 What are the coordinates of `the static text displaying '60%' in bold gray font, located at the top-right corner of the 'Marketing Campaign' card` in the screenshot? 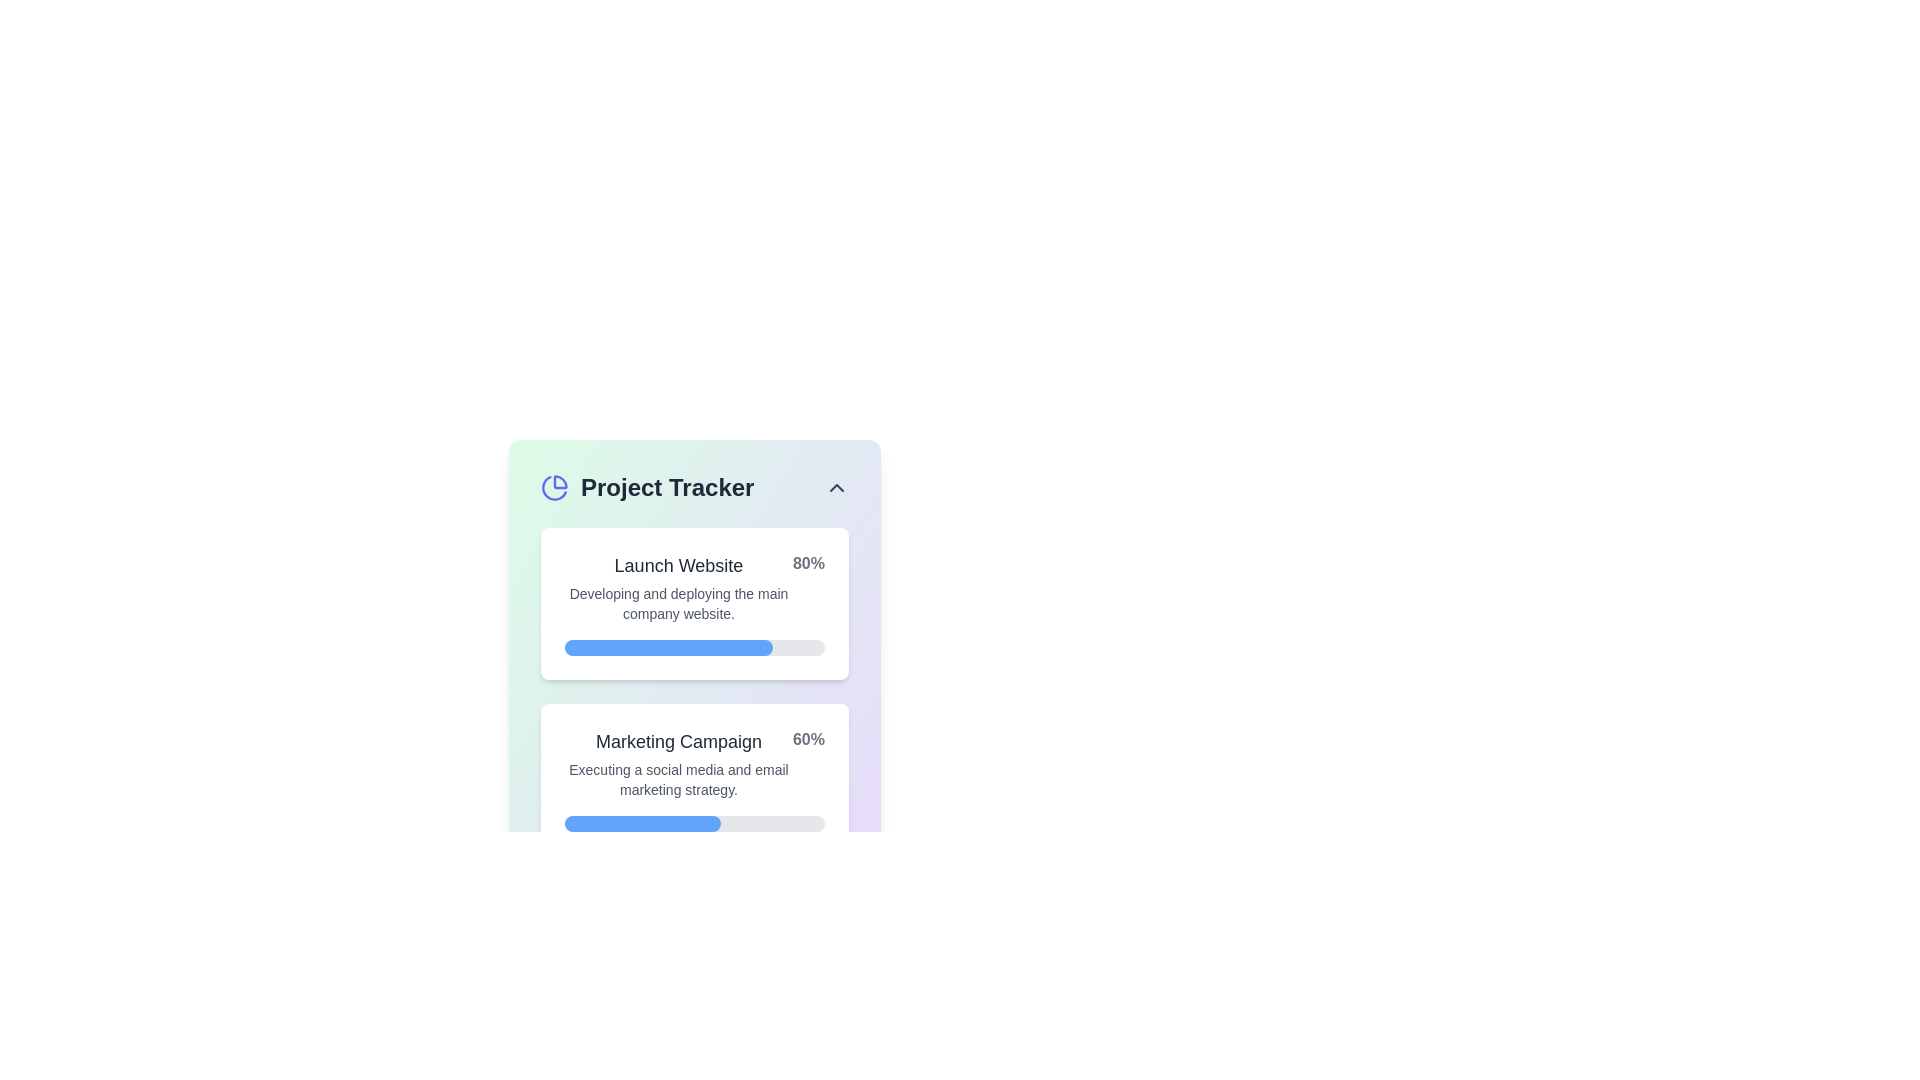 It's located at (808, 740).